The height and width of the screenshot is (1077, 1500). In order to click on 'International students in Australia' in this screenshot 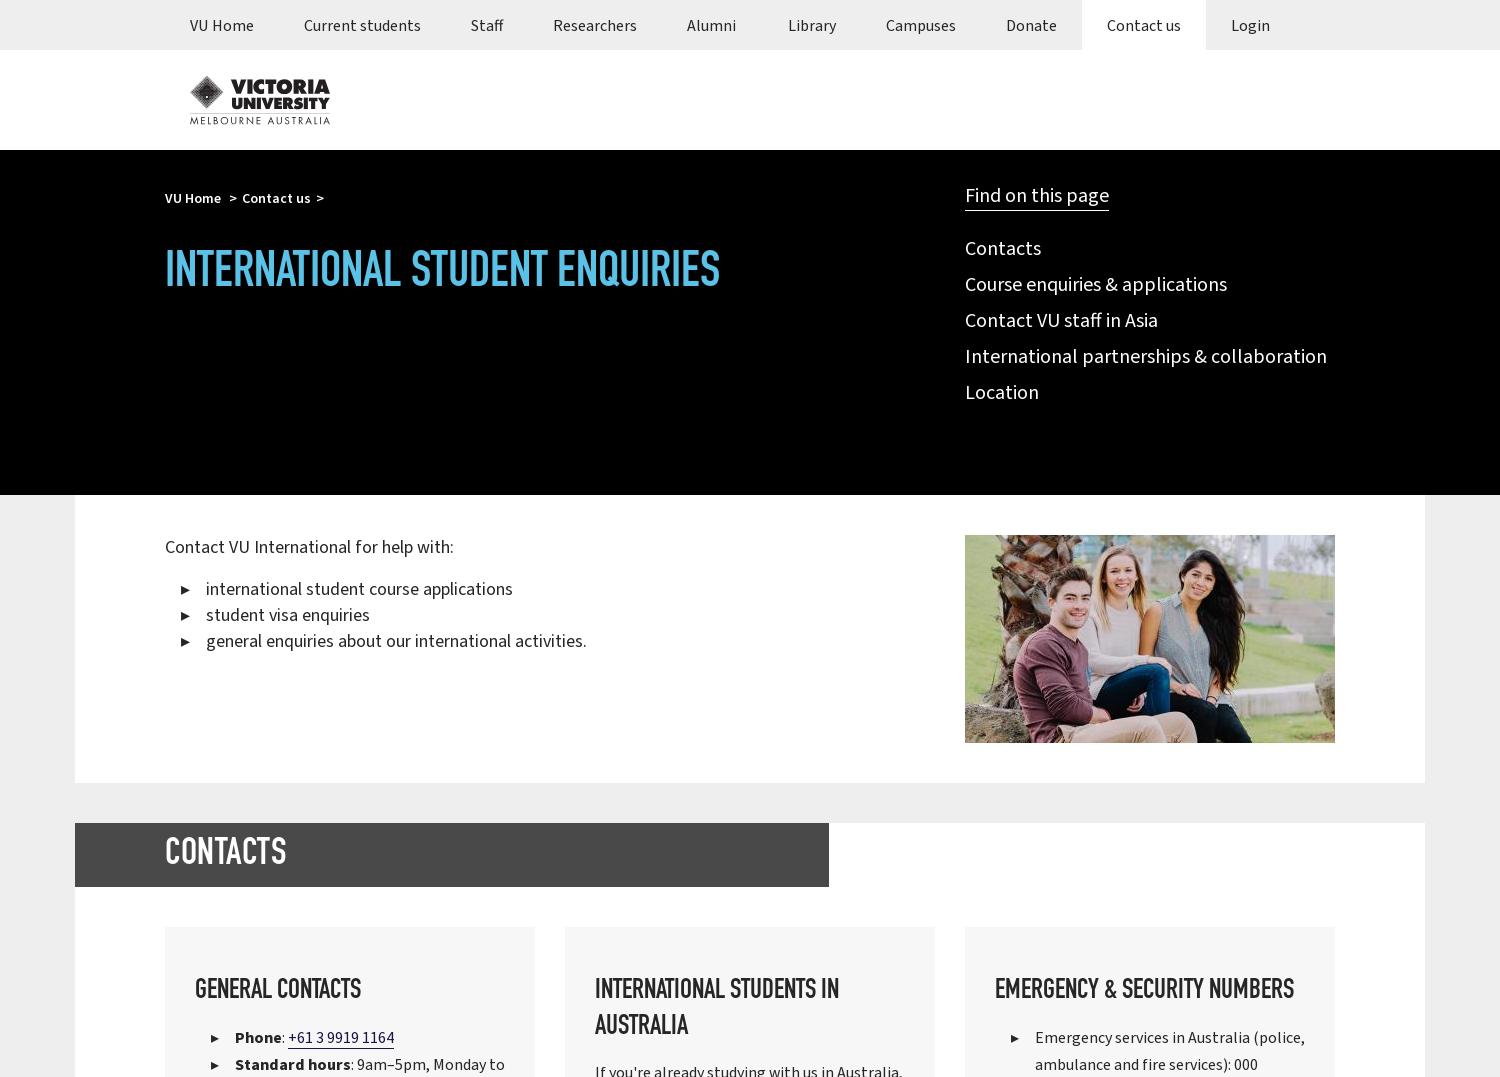, I will do `click(716, 1008)`.